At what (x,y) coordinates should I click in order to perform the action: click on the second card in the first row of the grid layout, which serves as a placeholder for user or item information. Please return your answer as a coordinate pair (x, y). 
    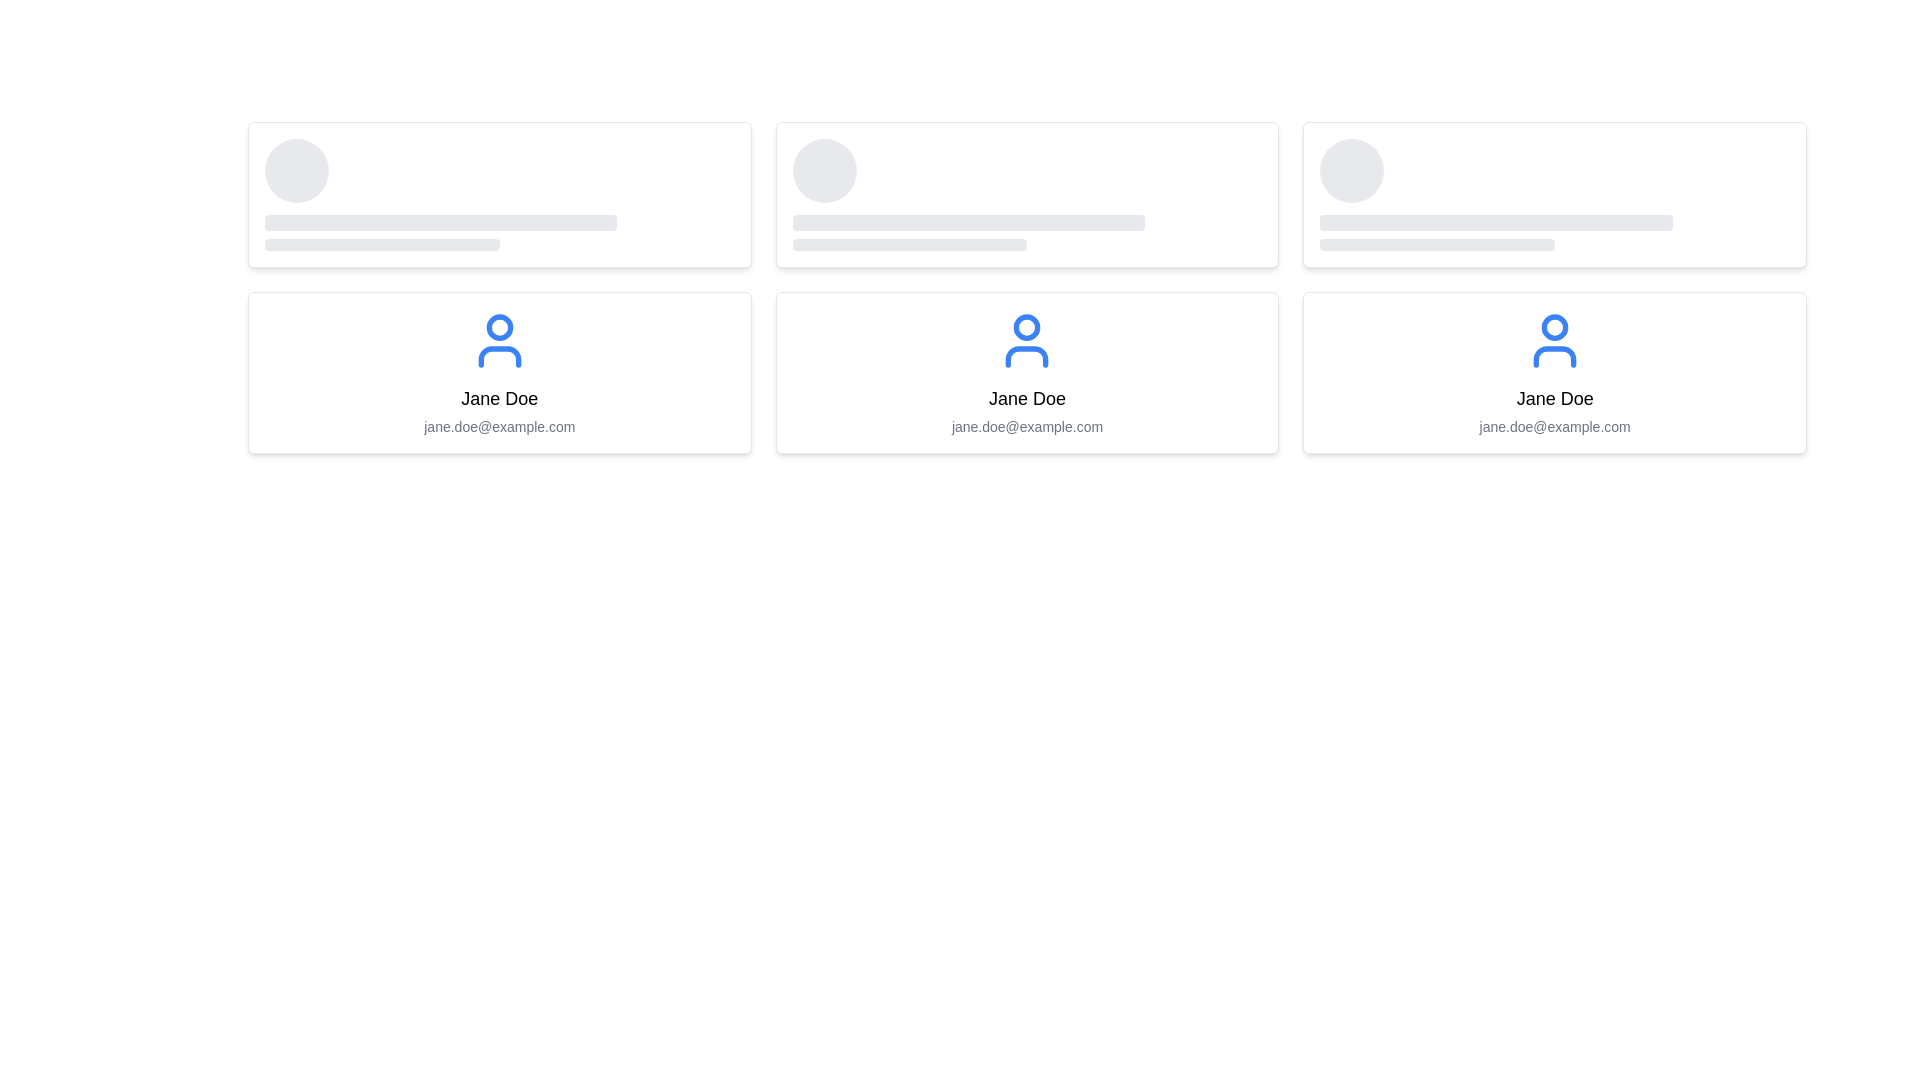
    Looking at the image, I should click on (1027, 195).